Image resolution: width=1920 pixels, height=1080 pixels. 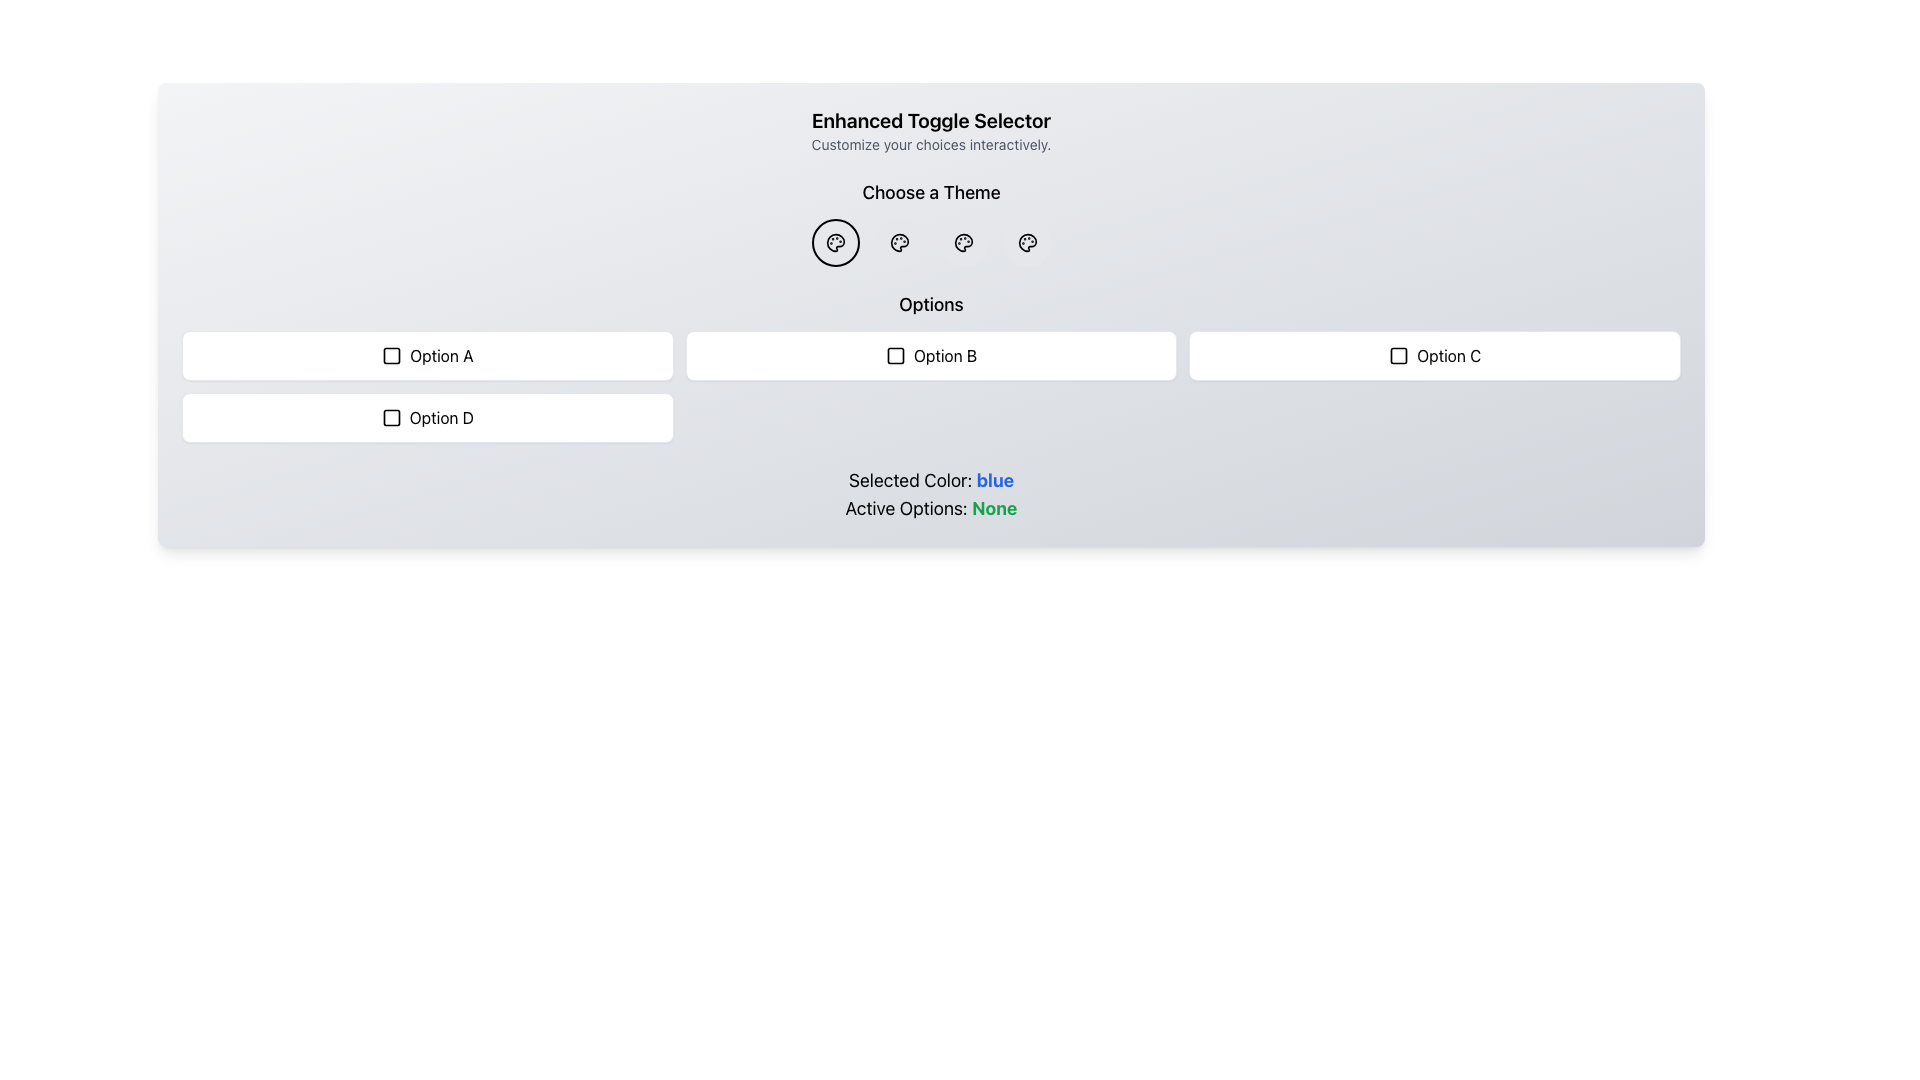 I want to click on the checkbox located to the left of the 'Option C' text, so click(x=1398, y=354).